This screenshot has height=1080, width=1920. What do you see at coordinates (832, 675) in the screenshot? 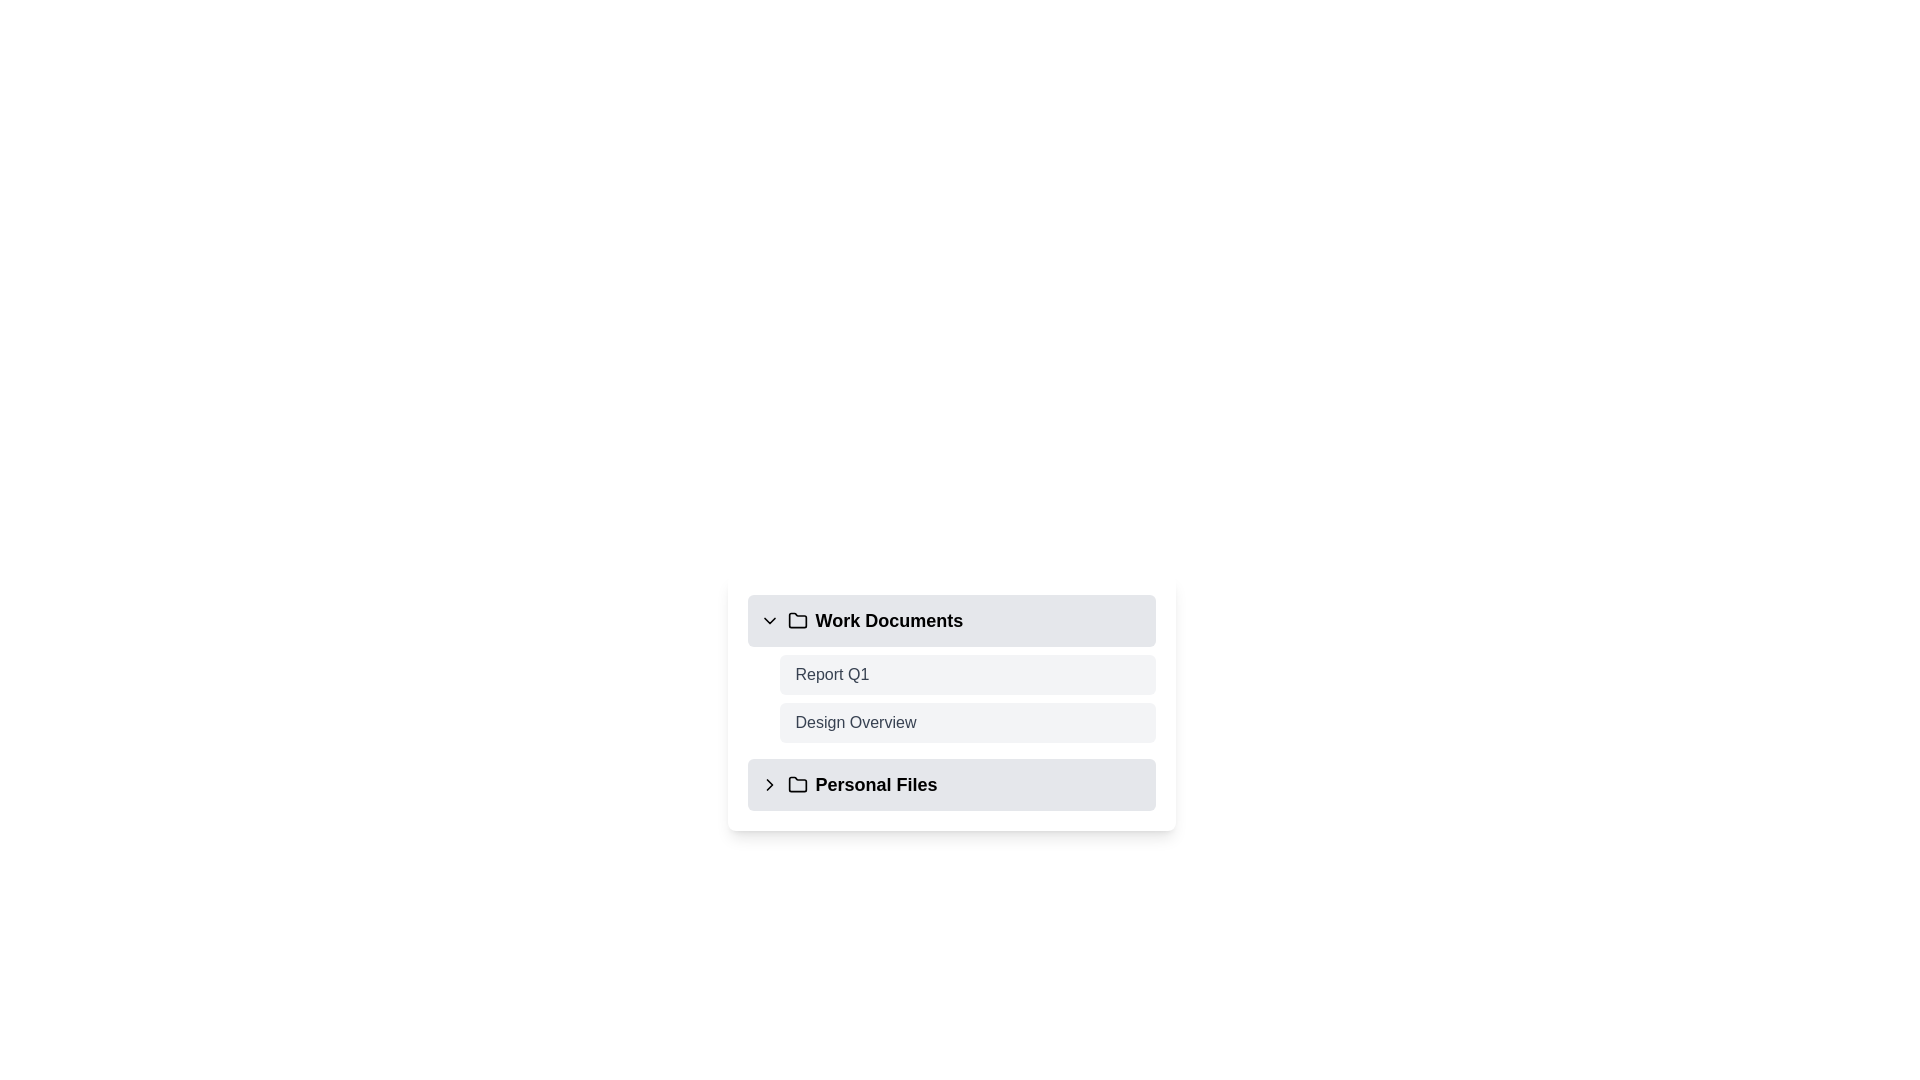
I see `the label titled 'Report Q1', which is the first item in the 'Work Documents' dropdown section` at bounding box center [832, 675].